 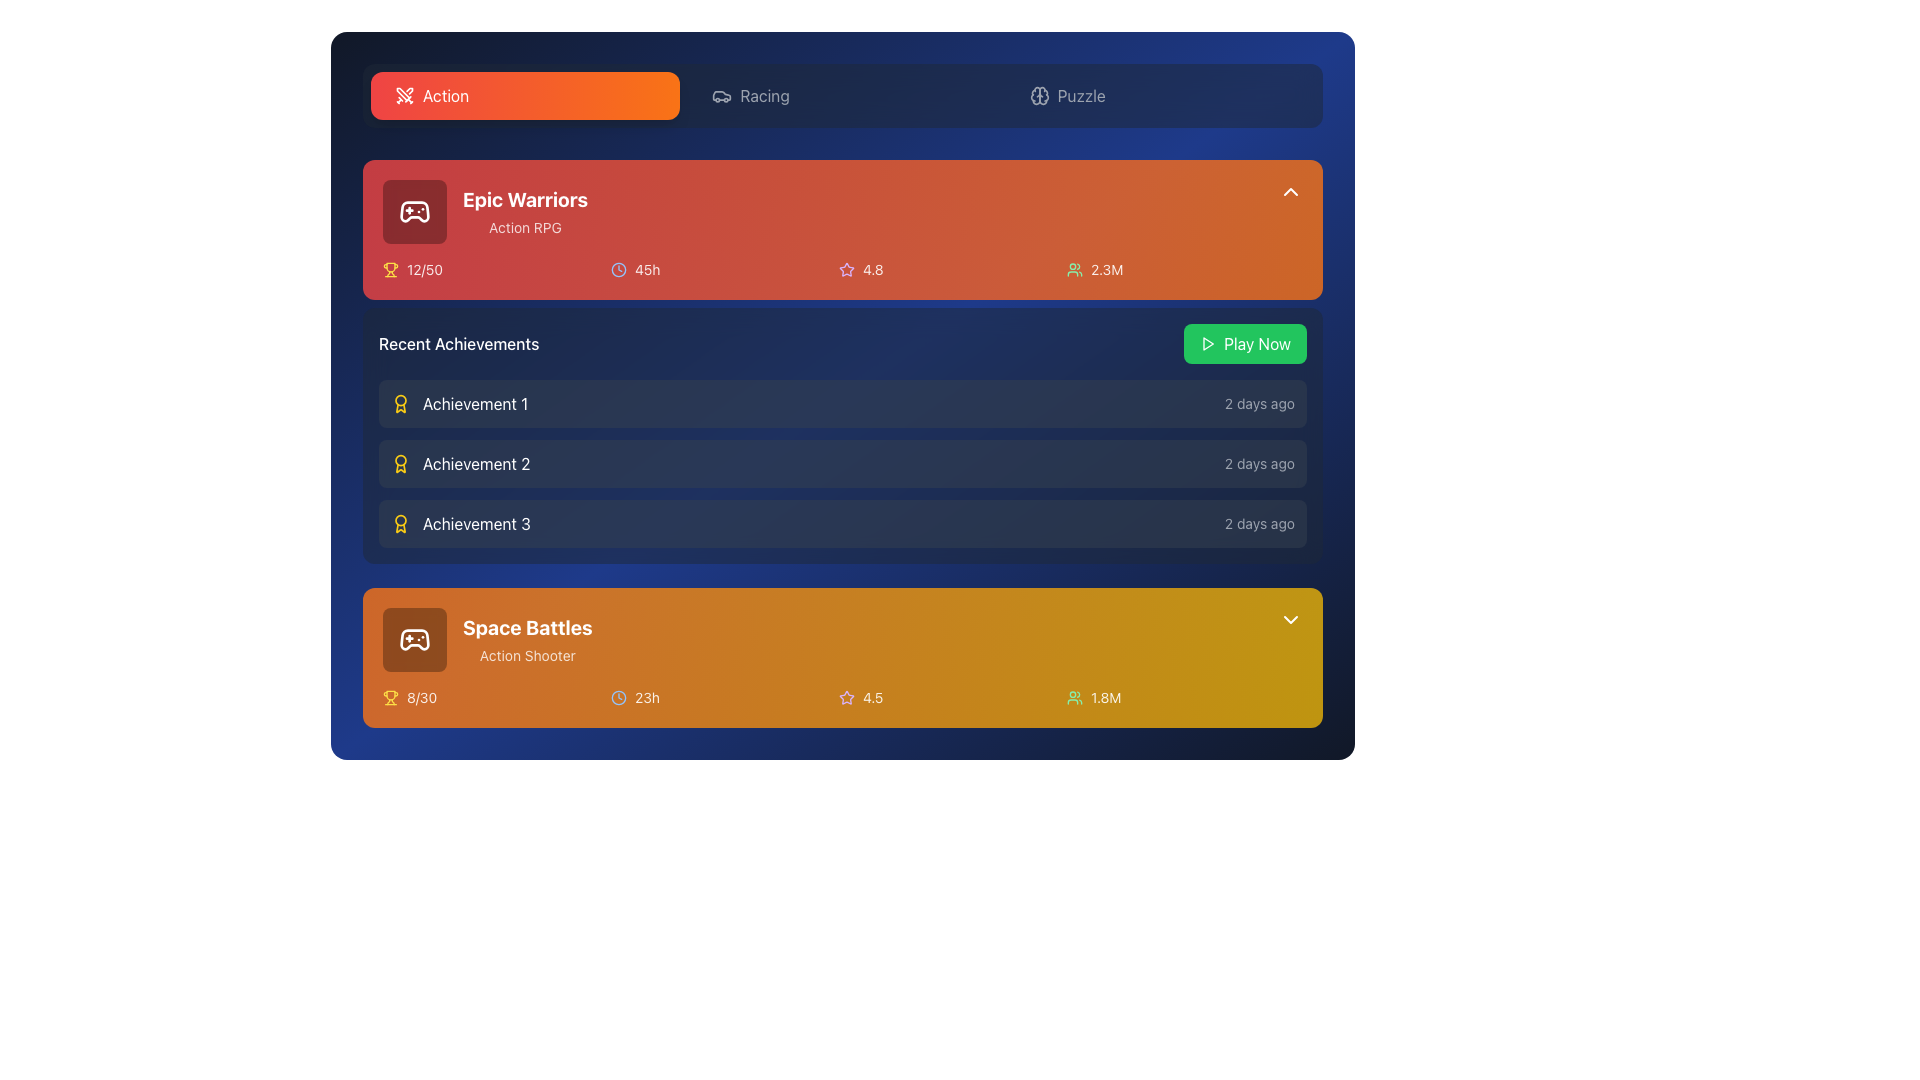 I want to click on the 'Racing' tab icon in the top navigation bar, which is located between the 'Action' and 'Puzzle' tabs, so click(x=721, y=96).